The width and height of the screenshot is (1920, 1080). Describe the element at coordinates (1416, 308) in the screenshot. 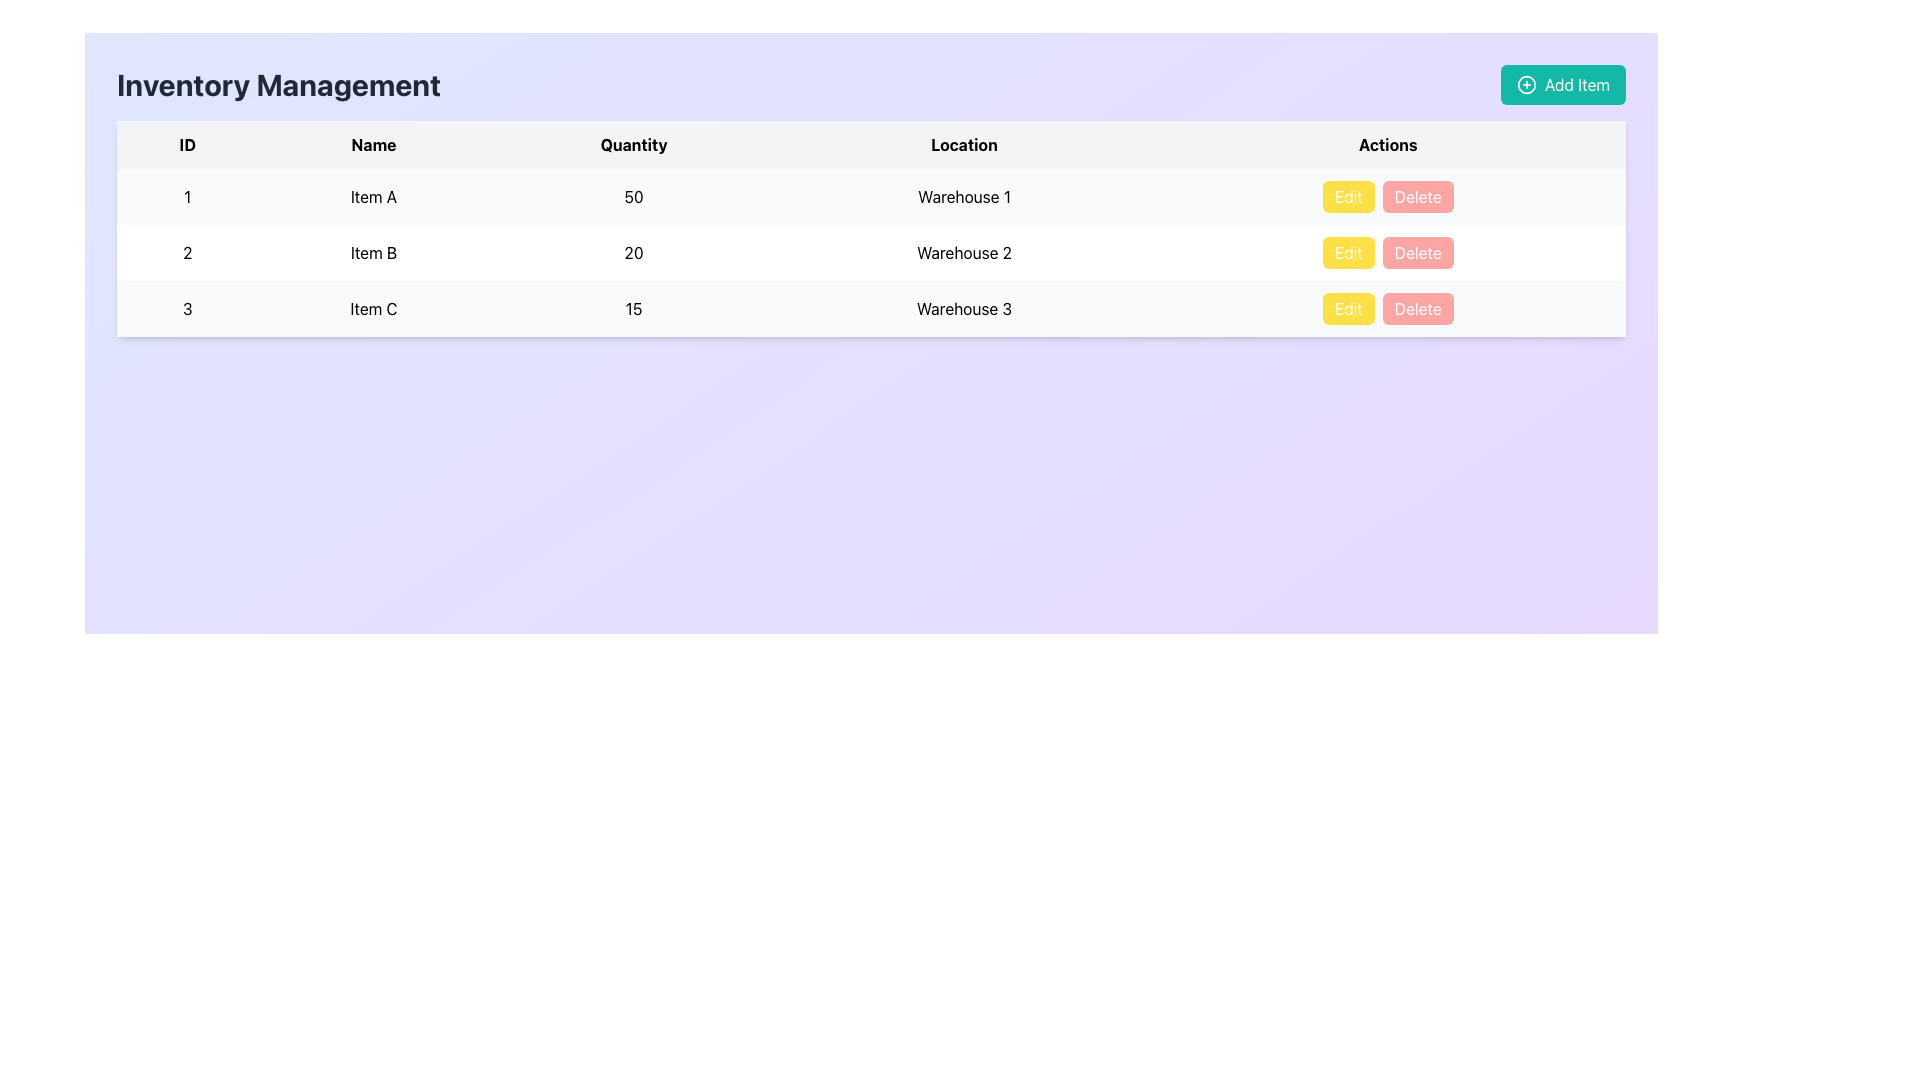

I see `the delete button located in the 'Actions' column of the third row in the table` at that location.